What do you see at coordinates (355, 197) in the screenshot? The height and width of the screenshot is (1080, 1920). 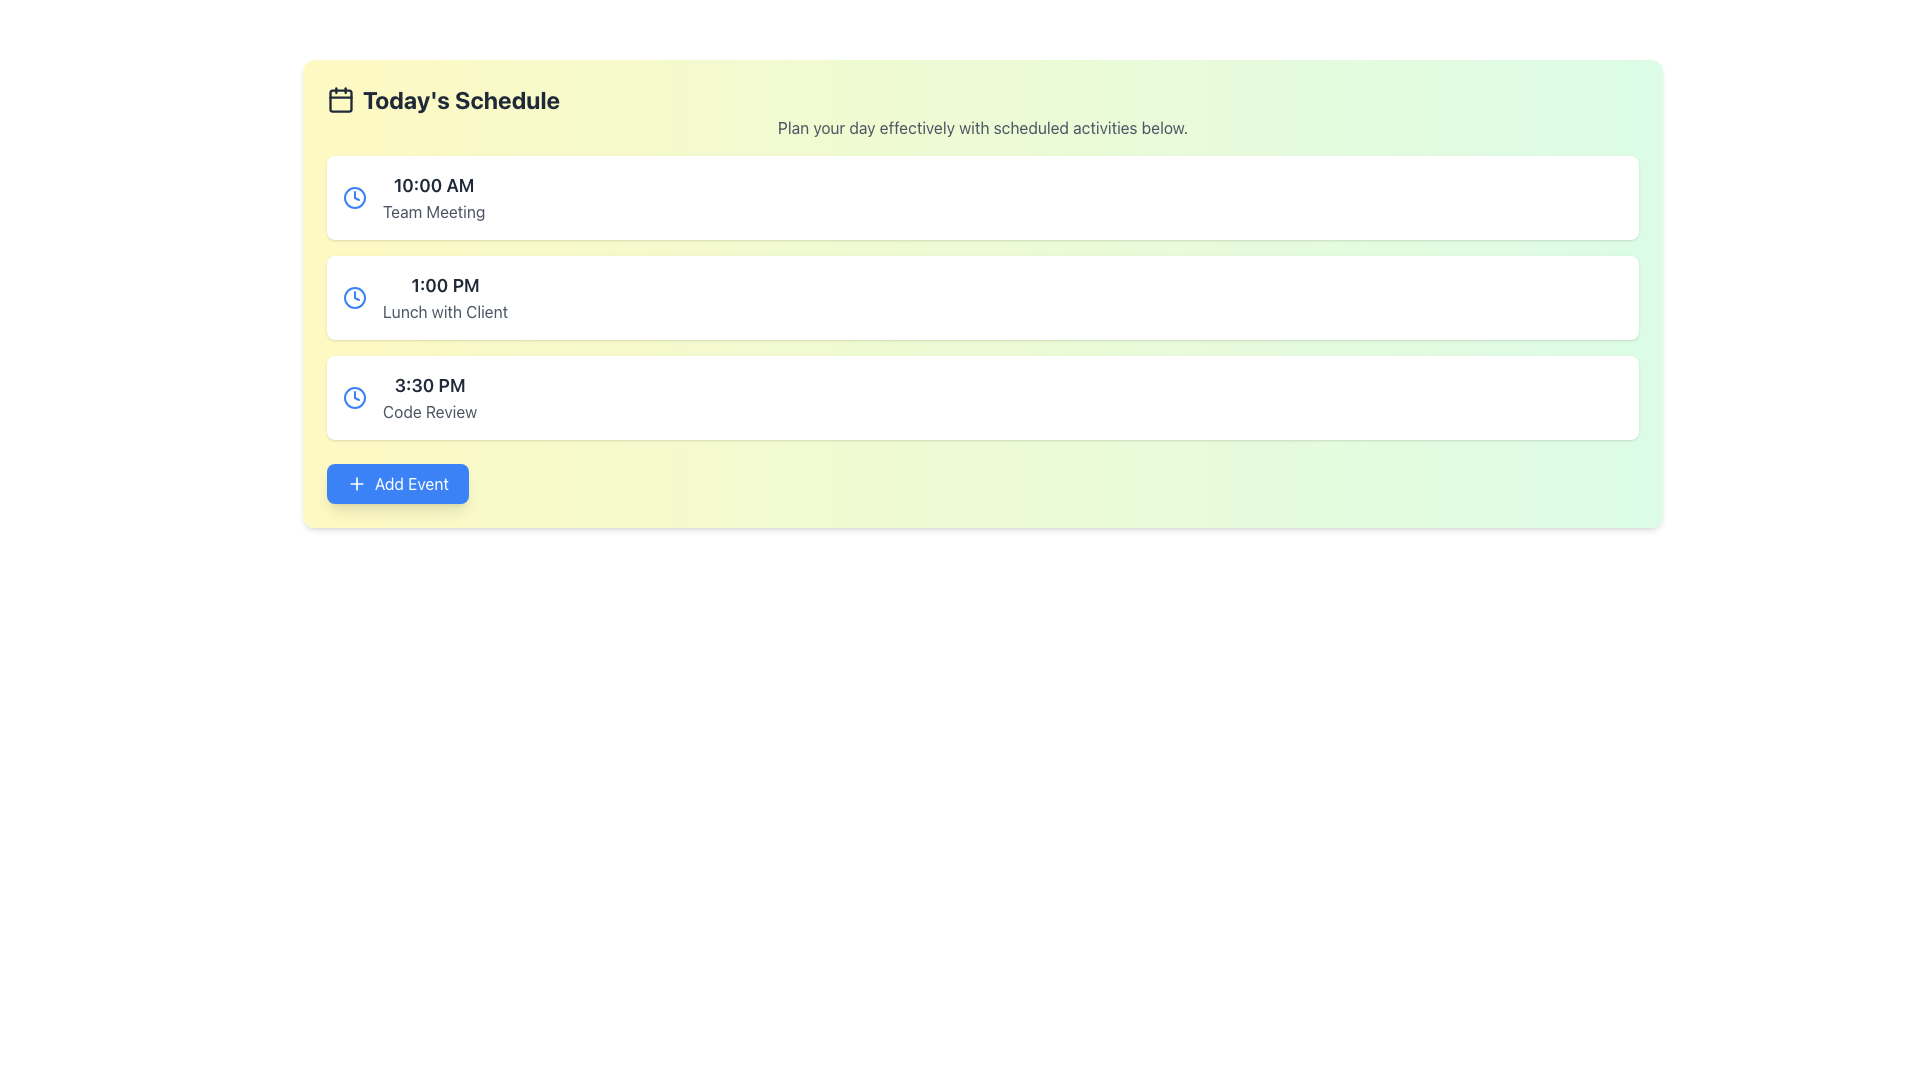 I see `the blue circular icon of the clock illustration, which is the outer circle of the clock icon located to the left of '10:00 AM' in the schedule` at bounding box center [355, 197].